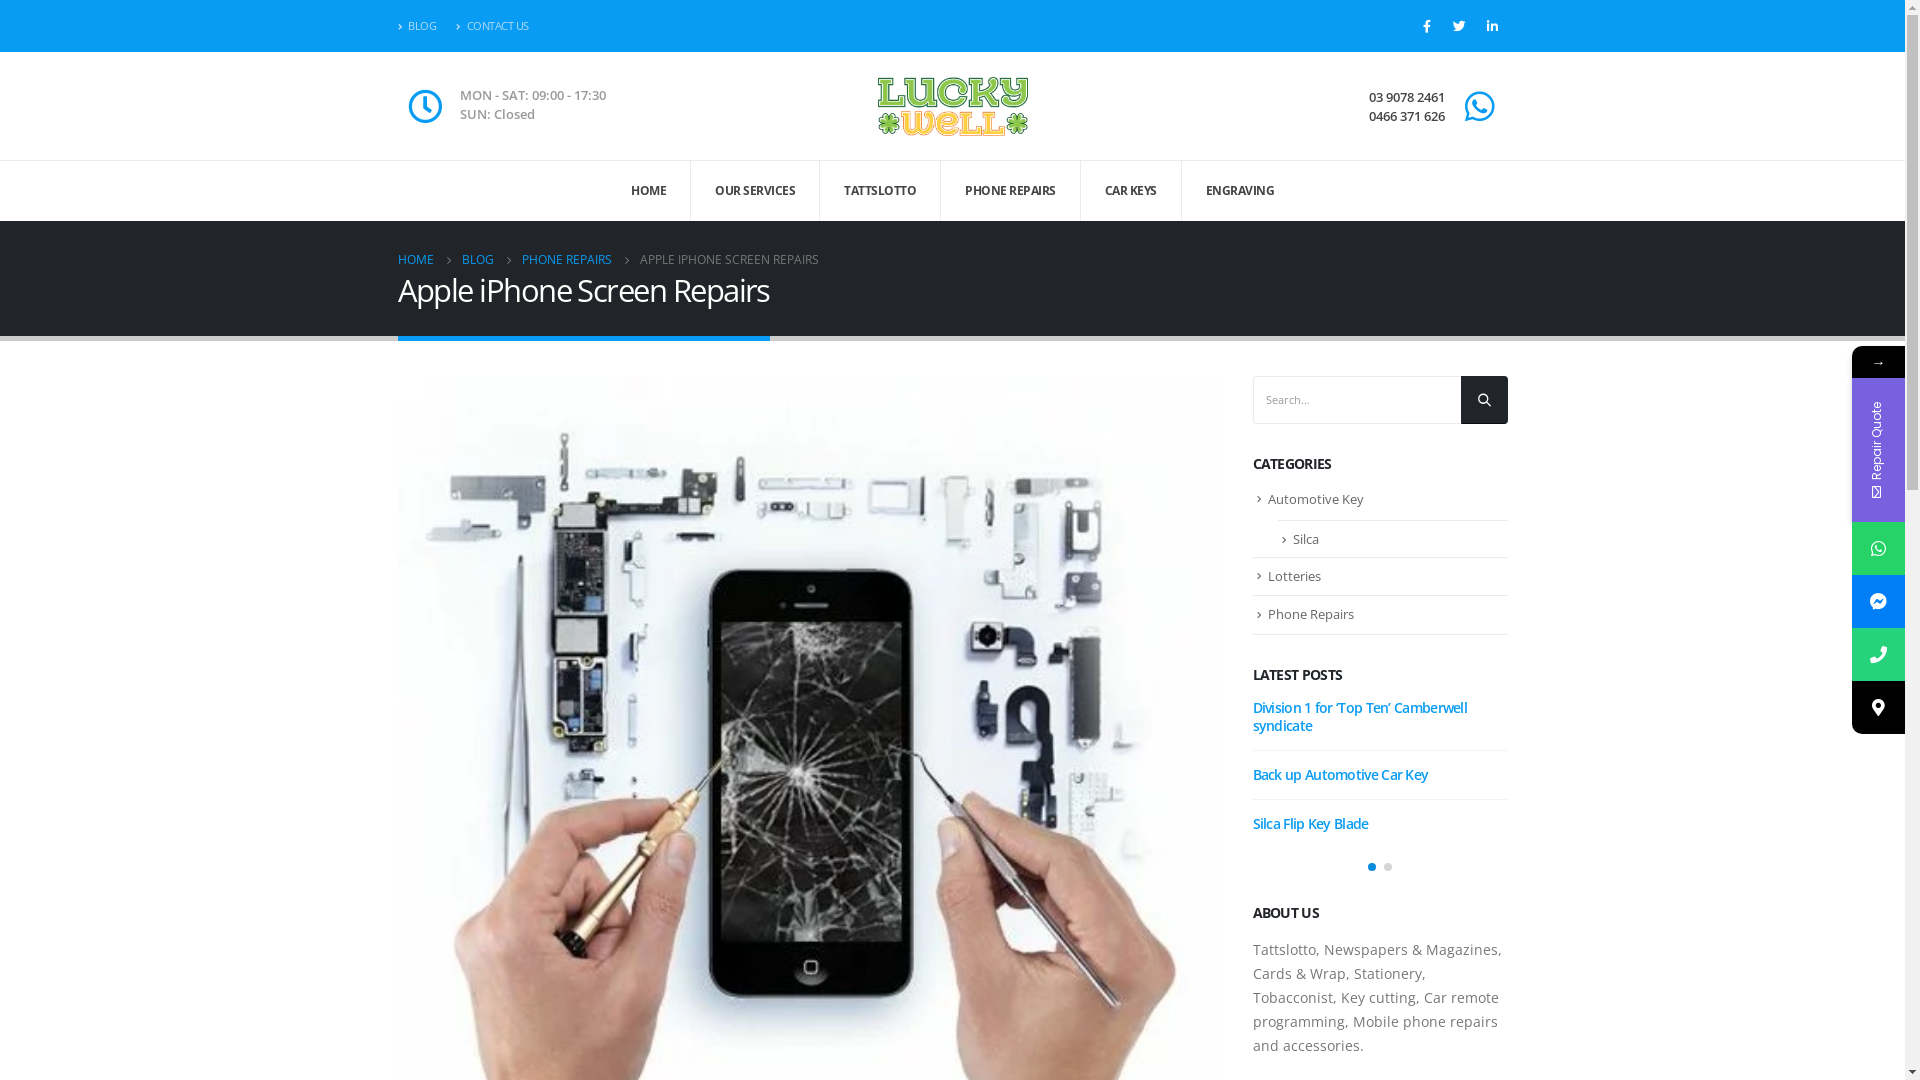 The width and height of the screenshot is (1920, 1080). What do you see at coordinates (1079, 191) in the screenshot?
I see `'CAR KEYS'` at bounding box center [1079, 191].